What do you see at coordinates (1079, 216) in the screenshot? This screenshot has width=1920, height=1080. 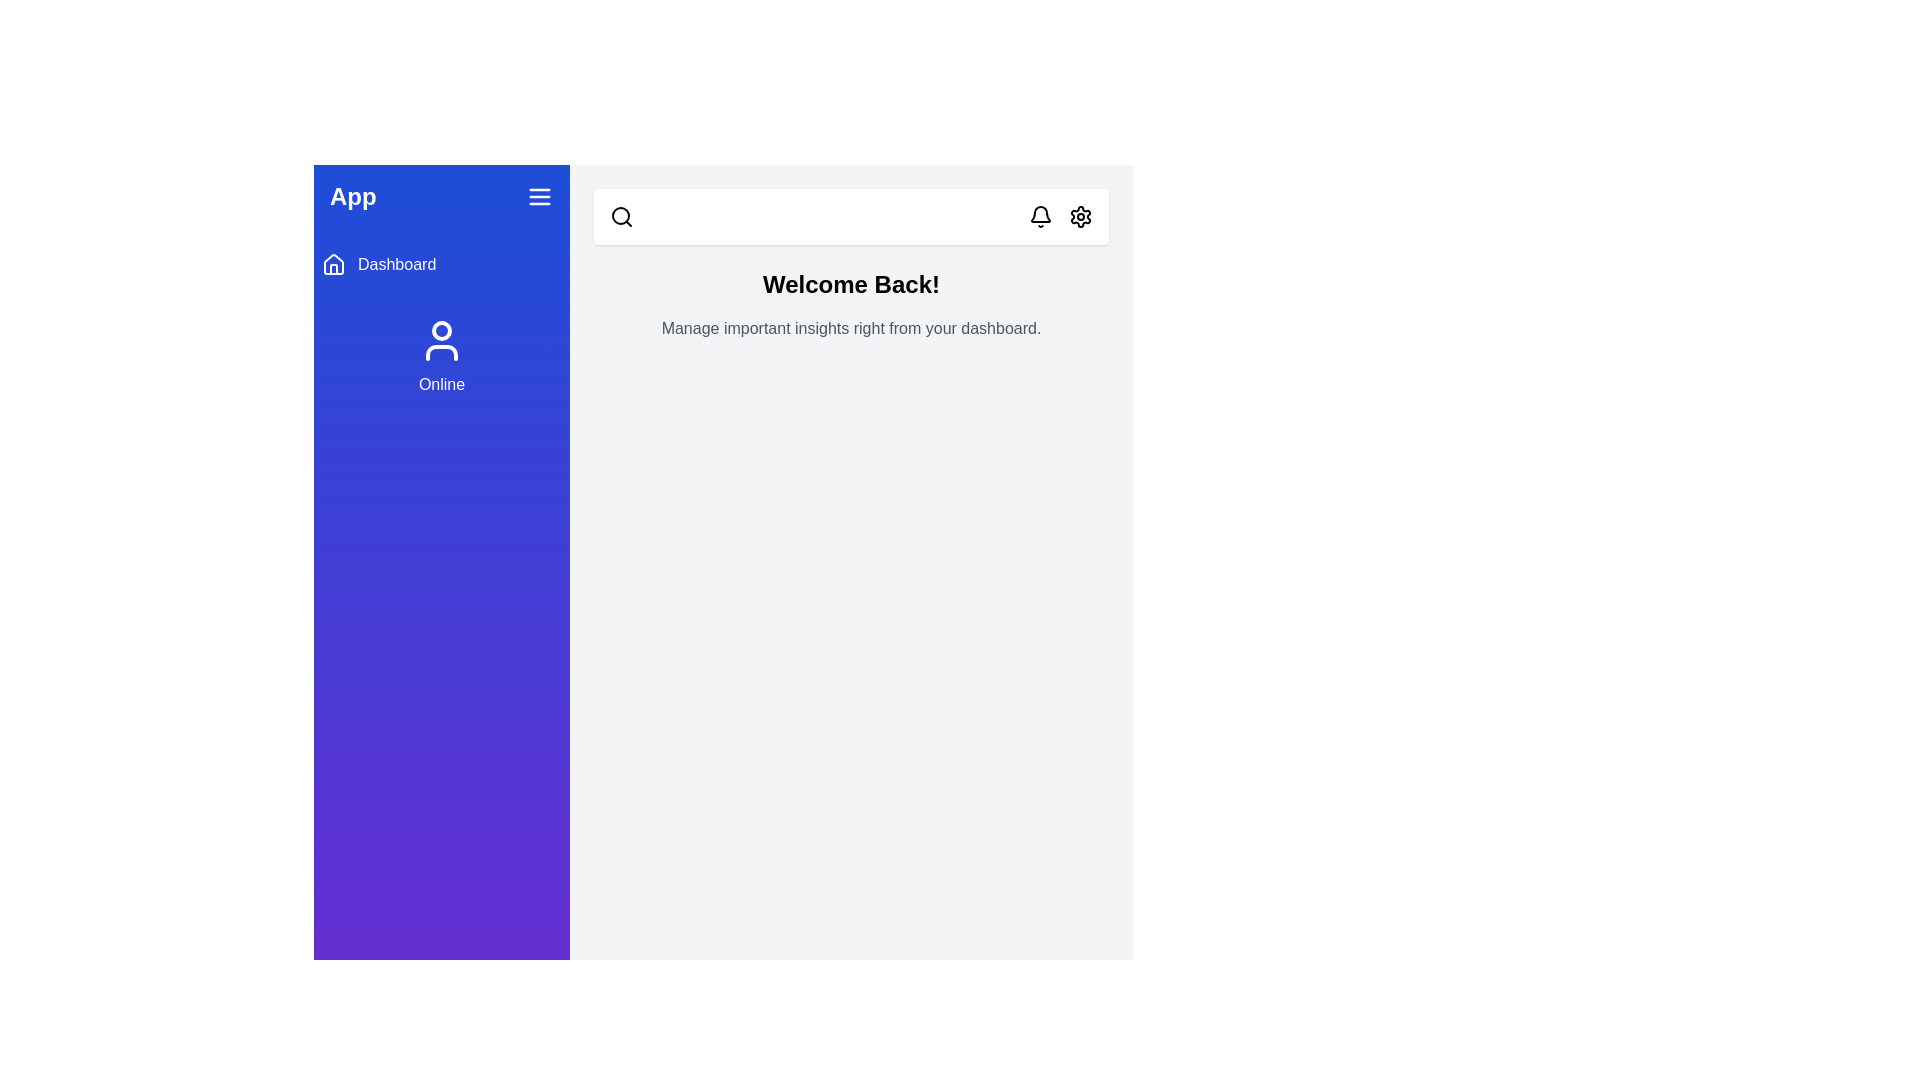 I see `the settings icon to open the settings menu` at bounding box center [1079, 216].